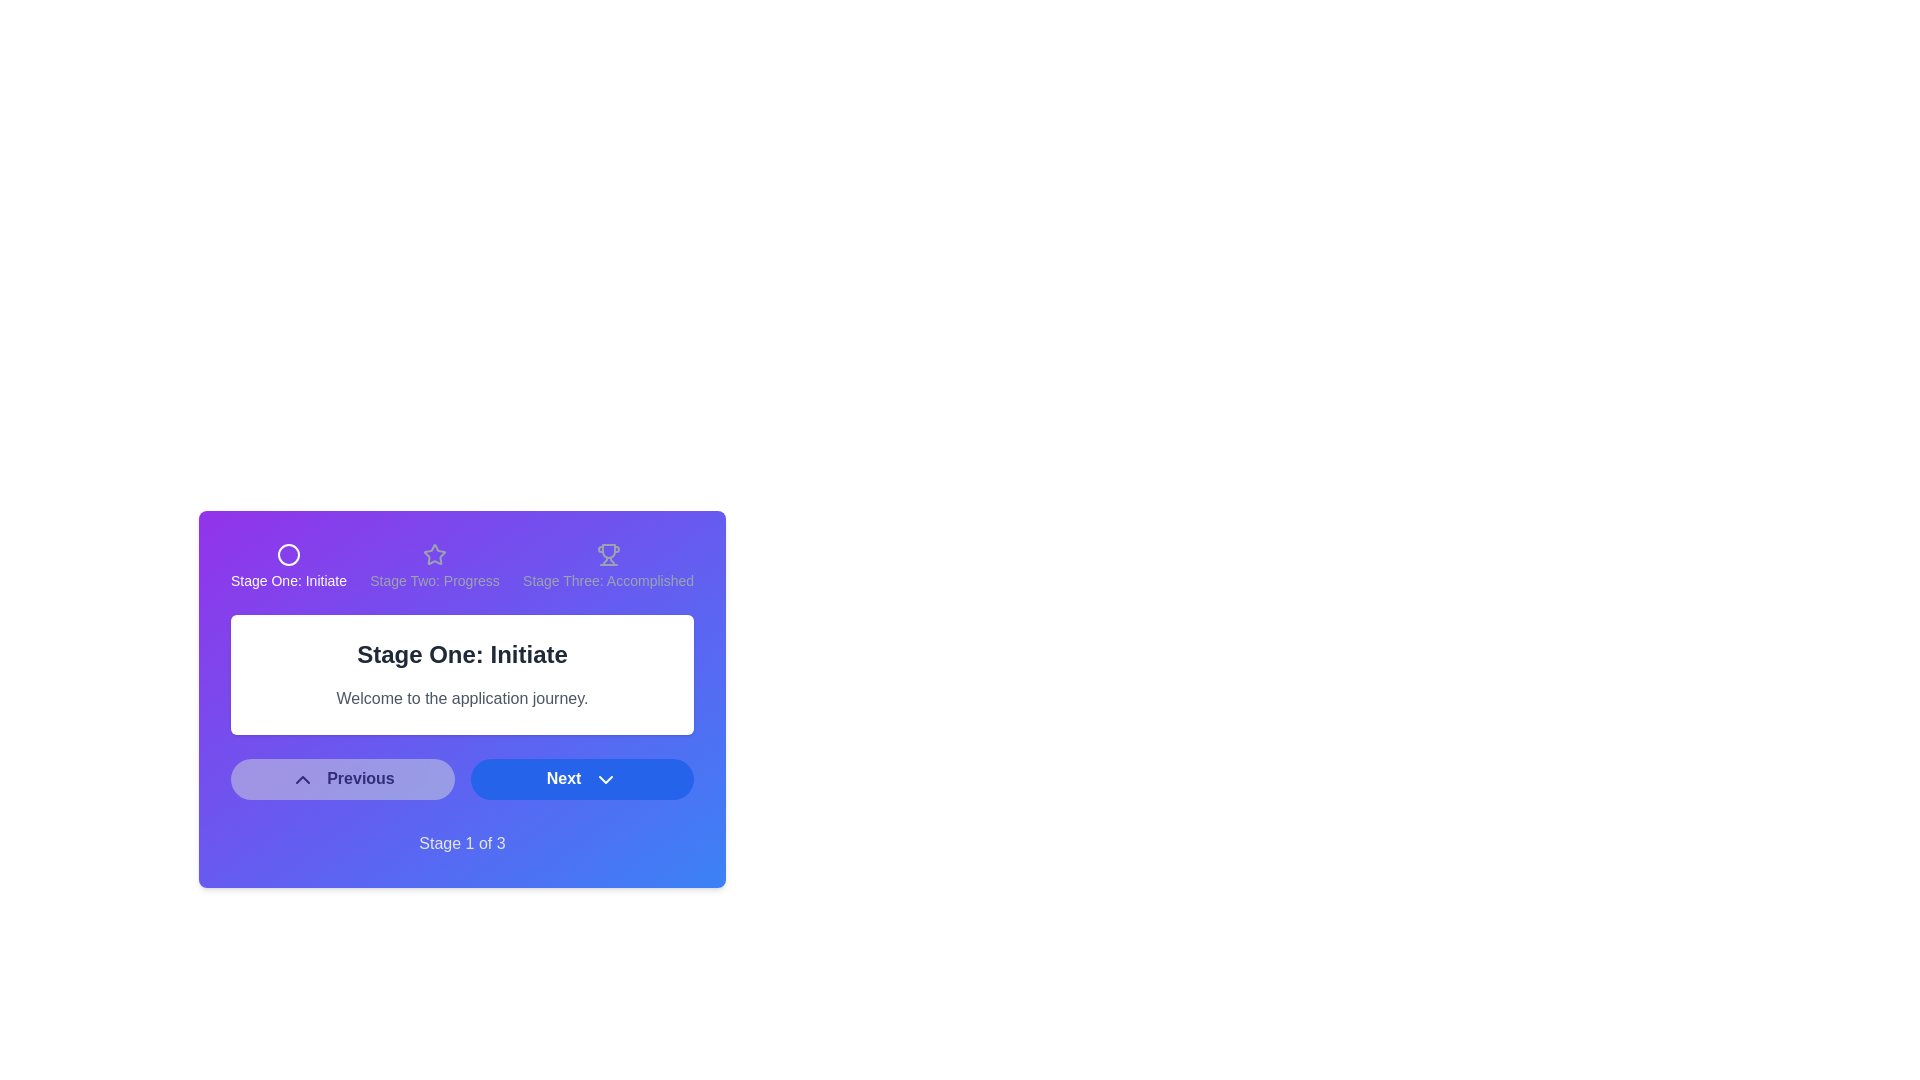 Image resolution: width=1920 pixels, height=1080 pixels. Describe the element at coordinates (342, 778) in the screenshot. I see `the navigational button located on the left side of the interface, adjacent to the blue 'Next' button` at that location.